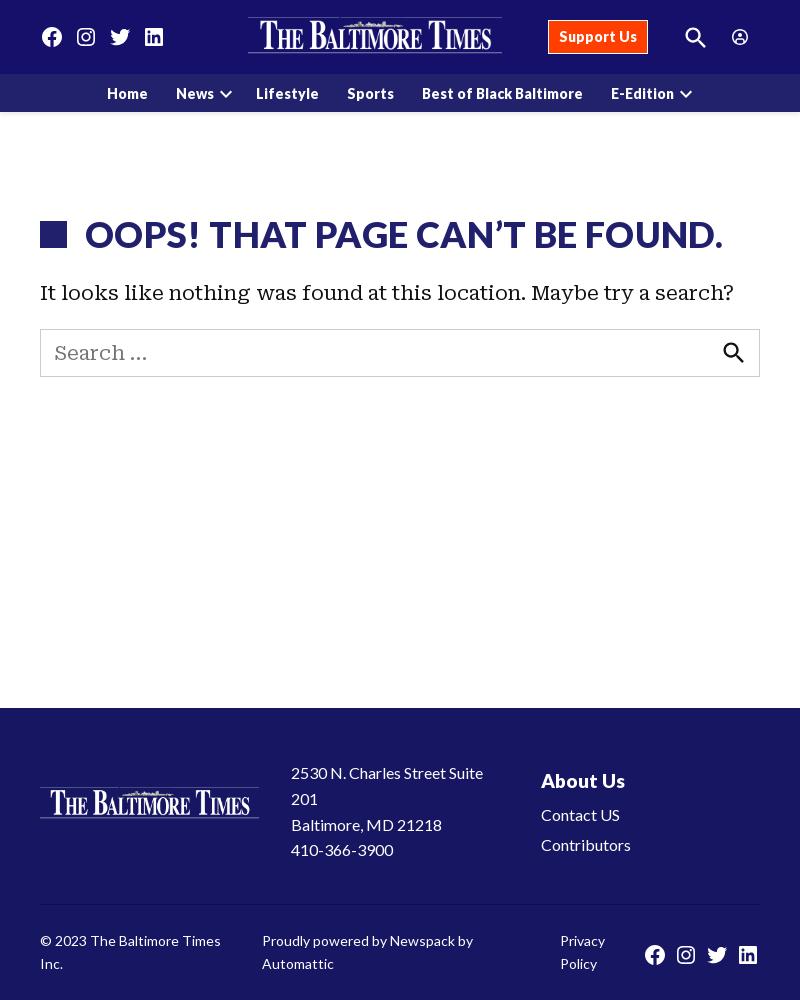 This screenshot has width=800, height=1000. I want to click on 'Baltimore, MD 21218', so click(365, 822).